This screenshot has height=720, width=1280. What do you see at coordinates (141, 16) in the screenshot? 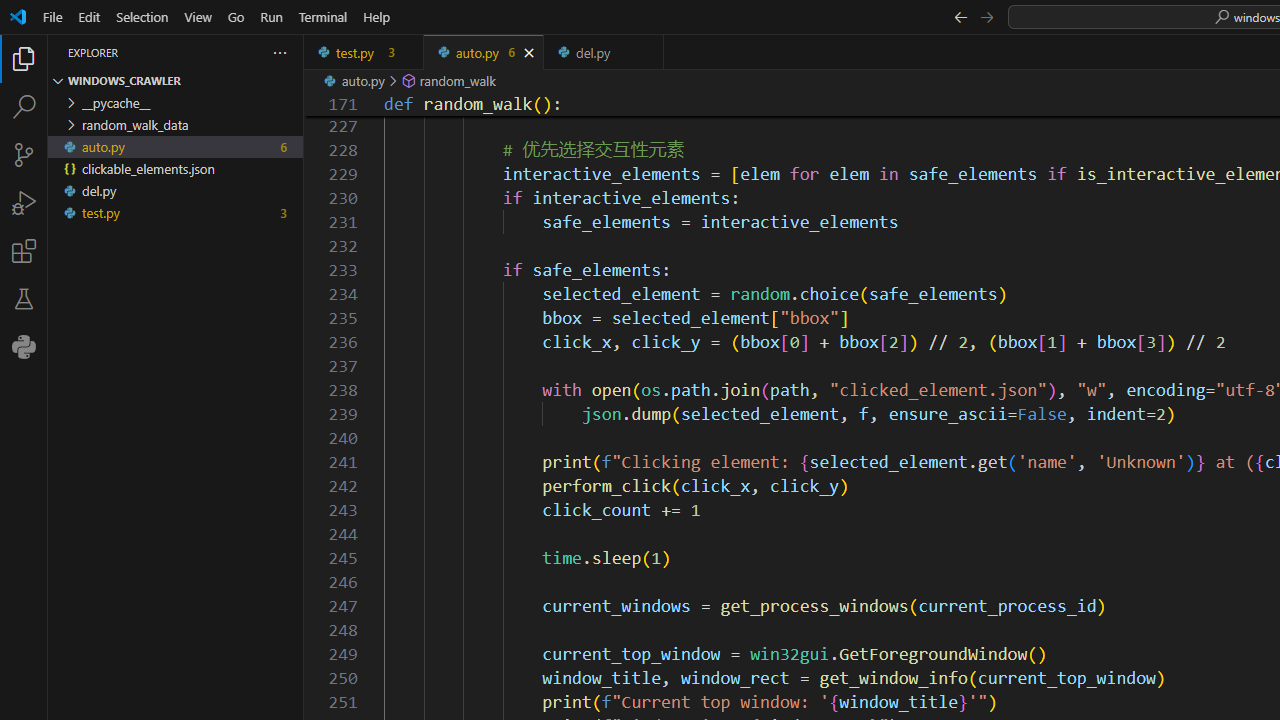
I see `'Selection'` at bounding box center [141, 16].